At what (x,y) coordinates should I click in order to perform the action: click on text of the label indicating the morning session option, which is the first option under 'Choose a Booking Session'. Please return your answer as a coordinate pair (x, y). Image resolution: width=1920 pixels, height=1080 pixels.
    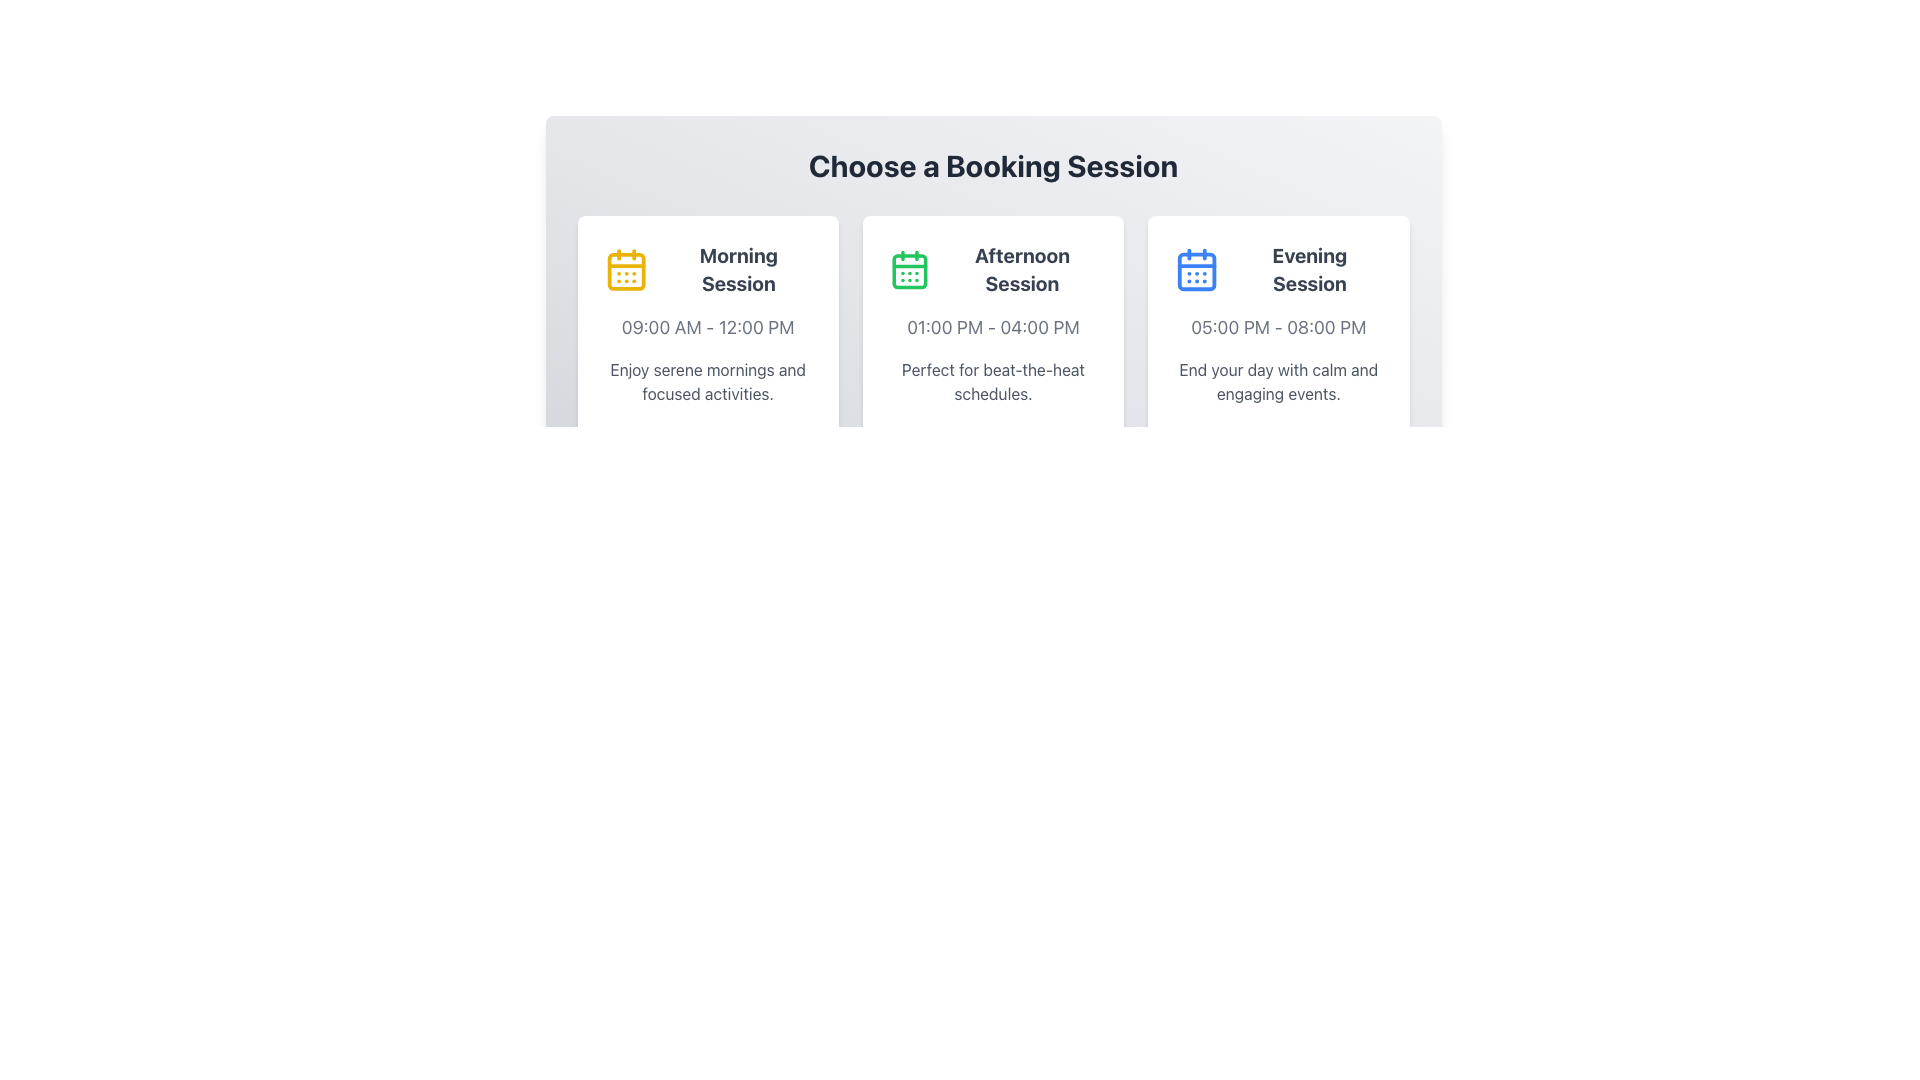
    Looking at the image, I should click on (737, 270).